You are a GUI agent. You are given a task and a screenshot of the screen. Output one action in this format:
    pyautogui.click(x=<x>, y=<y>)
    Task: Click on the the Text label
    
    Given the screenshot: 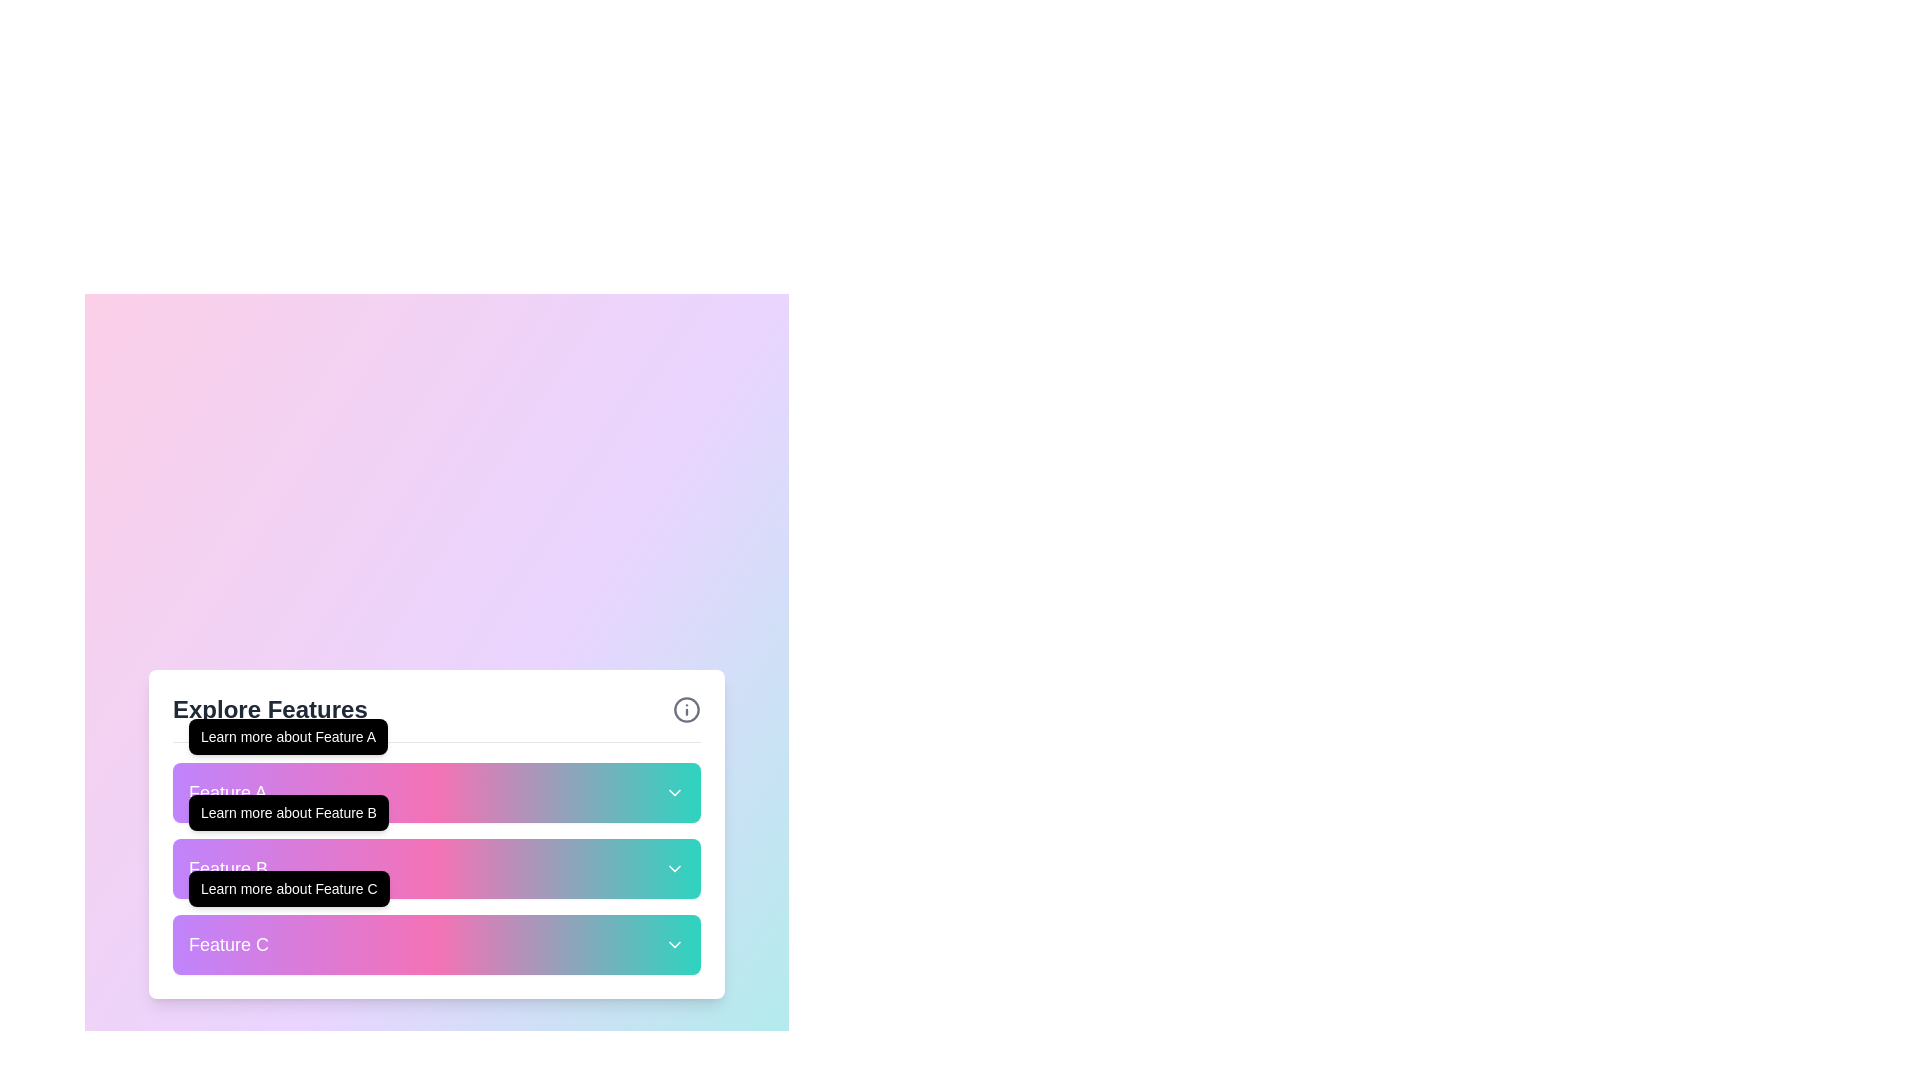 What is the action you would take?
    pyautogui.click(x=228, y=791)
    